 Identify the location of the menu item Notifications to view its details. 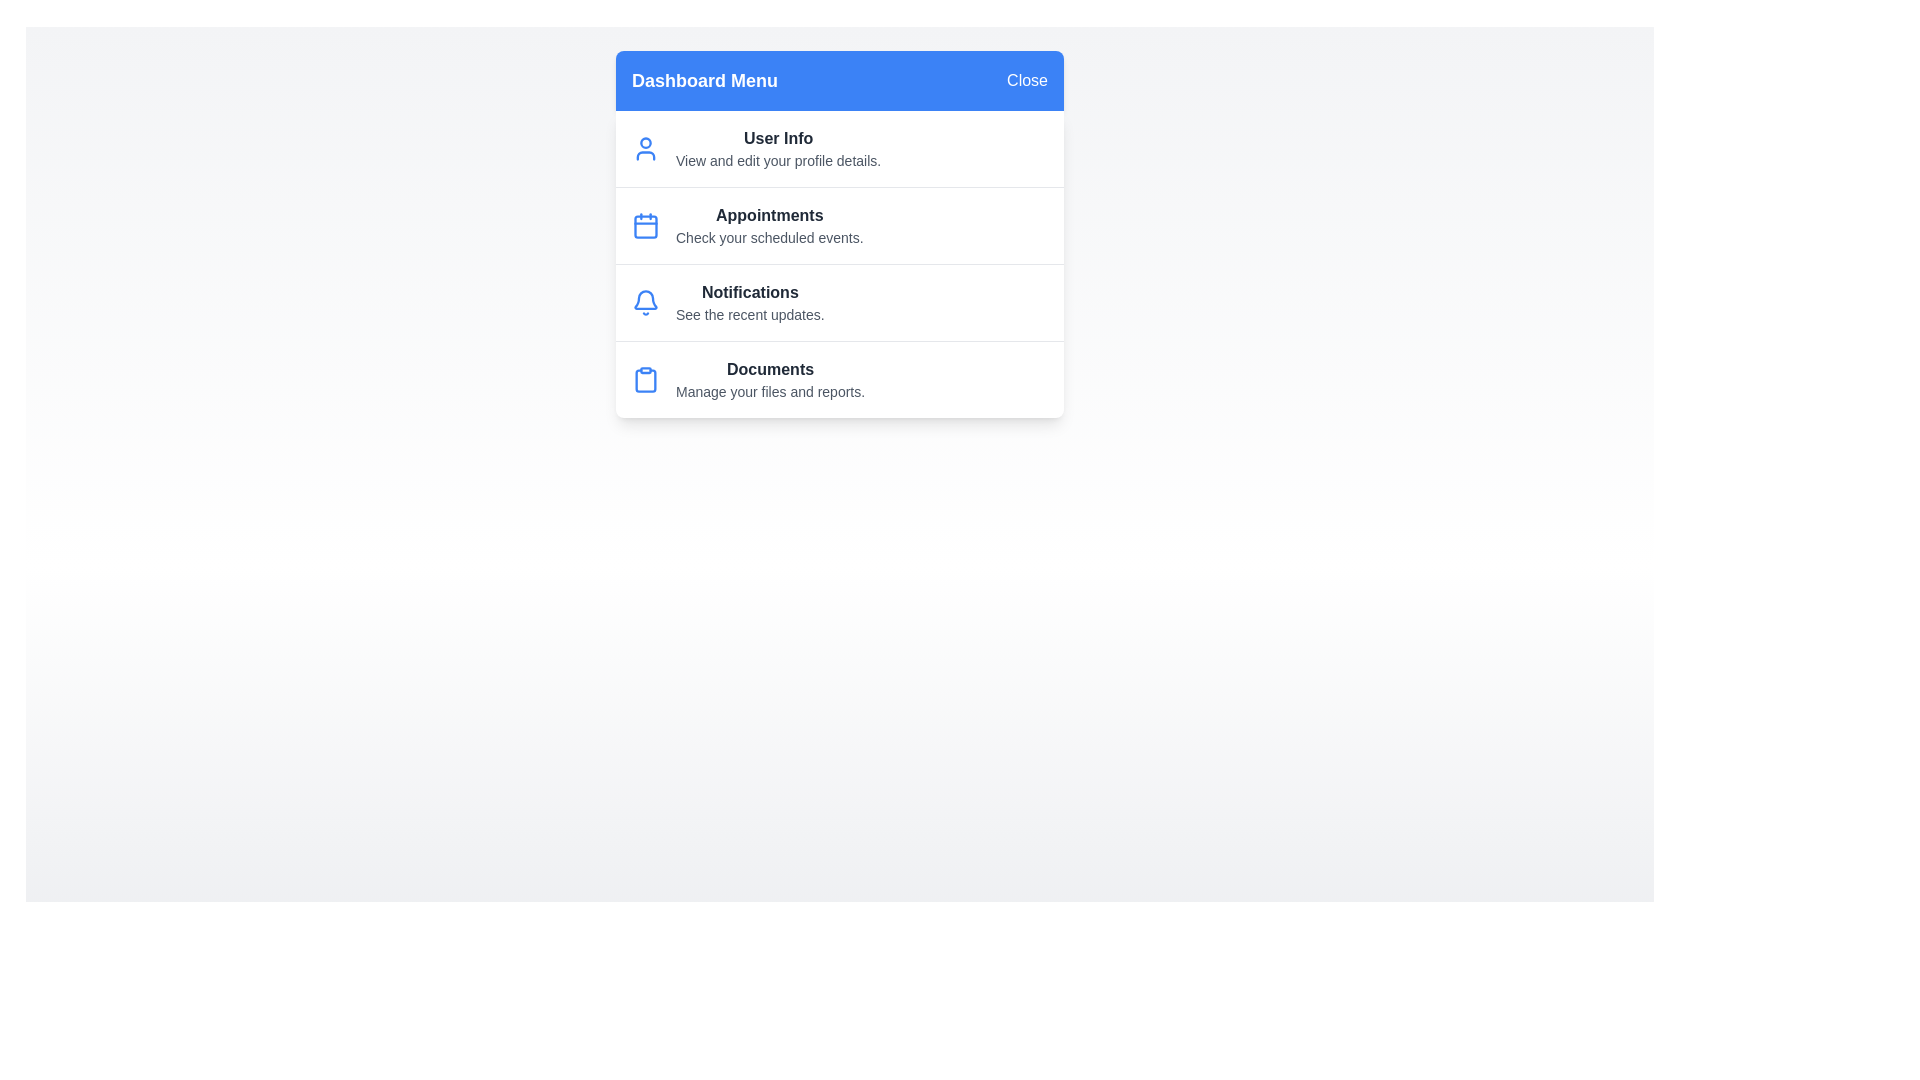
(646, 303).